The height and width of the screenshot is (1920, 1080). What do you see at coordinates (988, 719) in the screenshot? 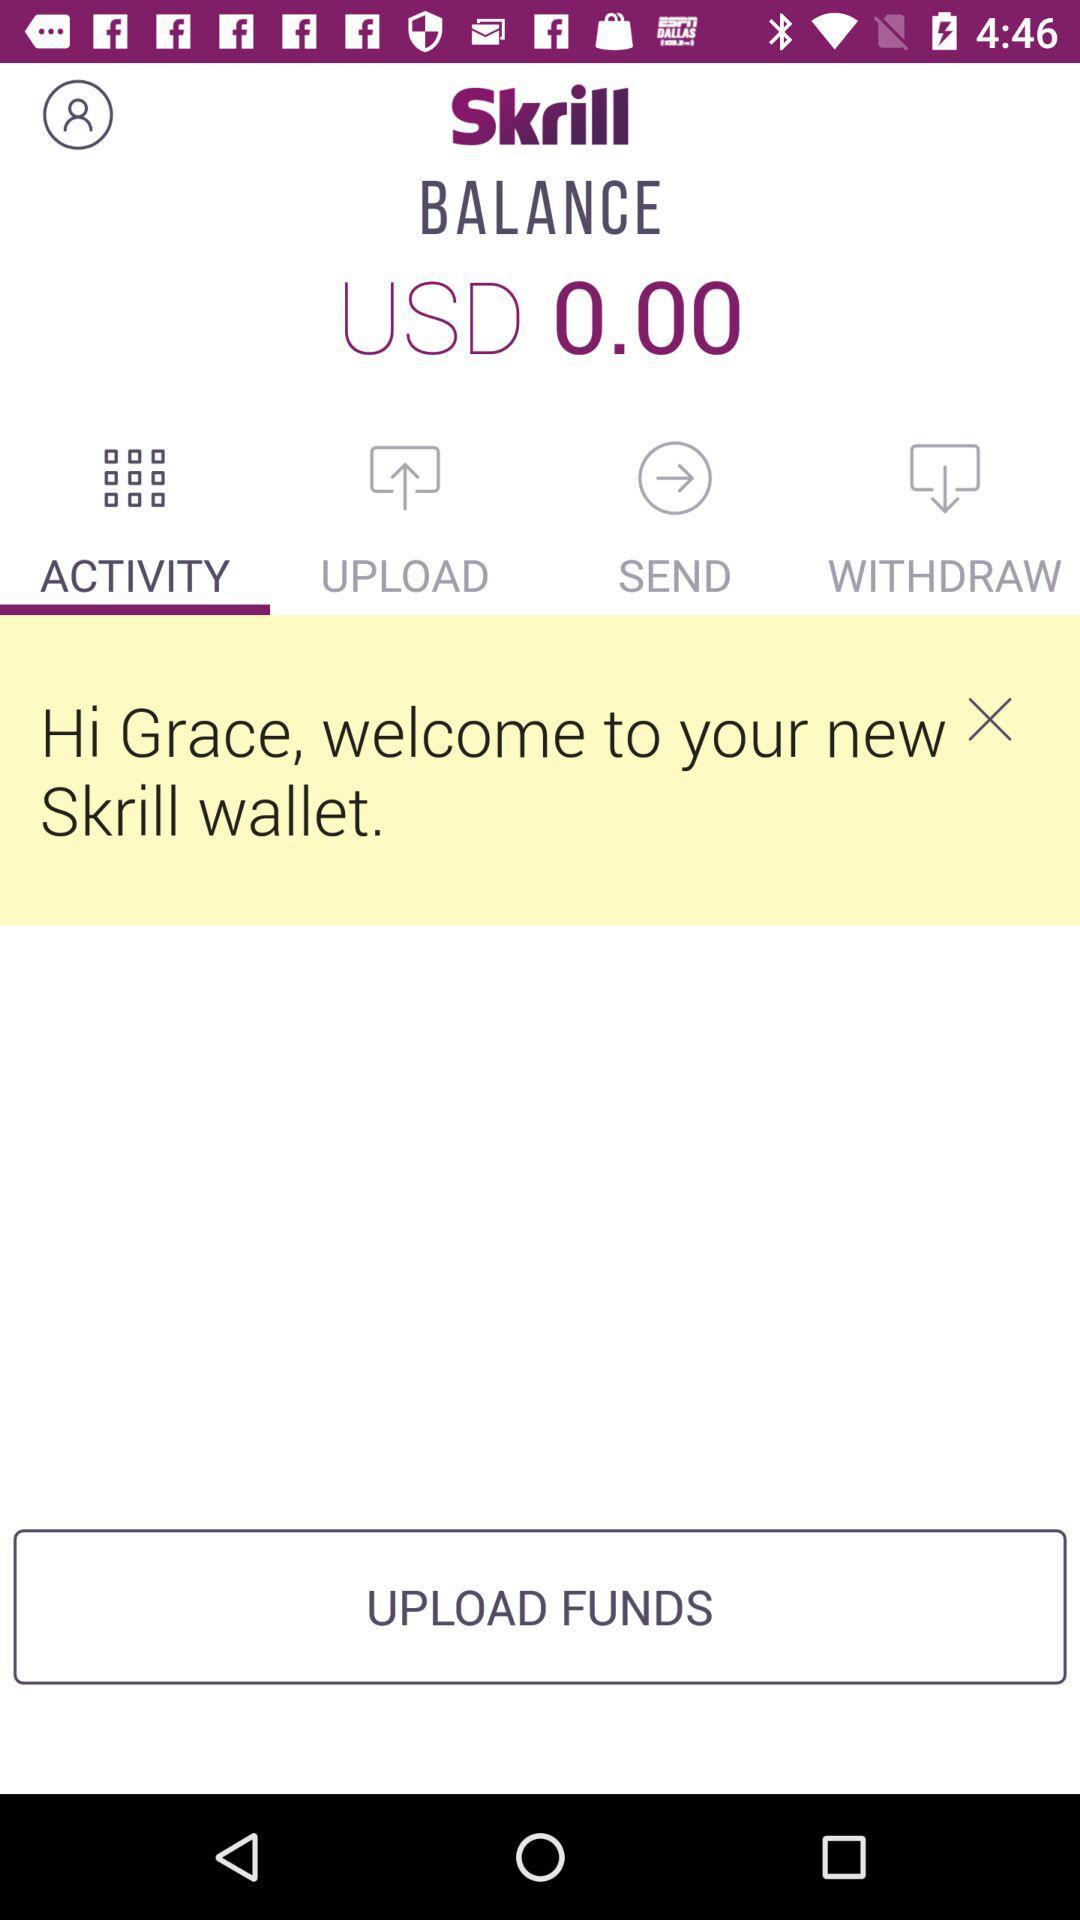
I see `the item below the withdraw item` at bounding box center [988, 719].